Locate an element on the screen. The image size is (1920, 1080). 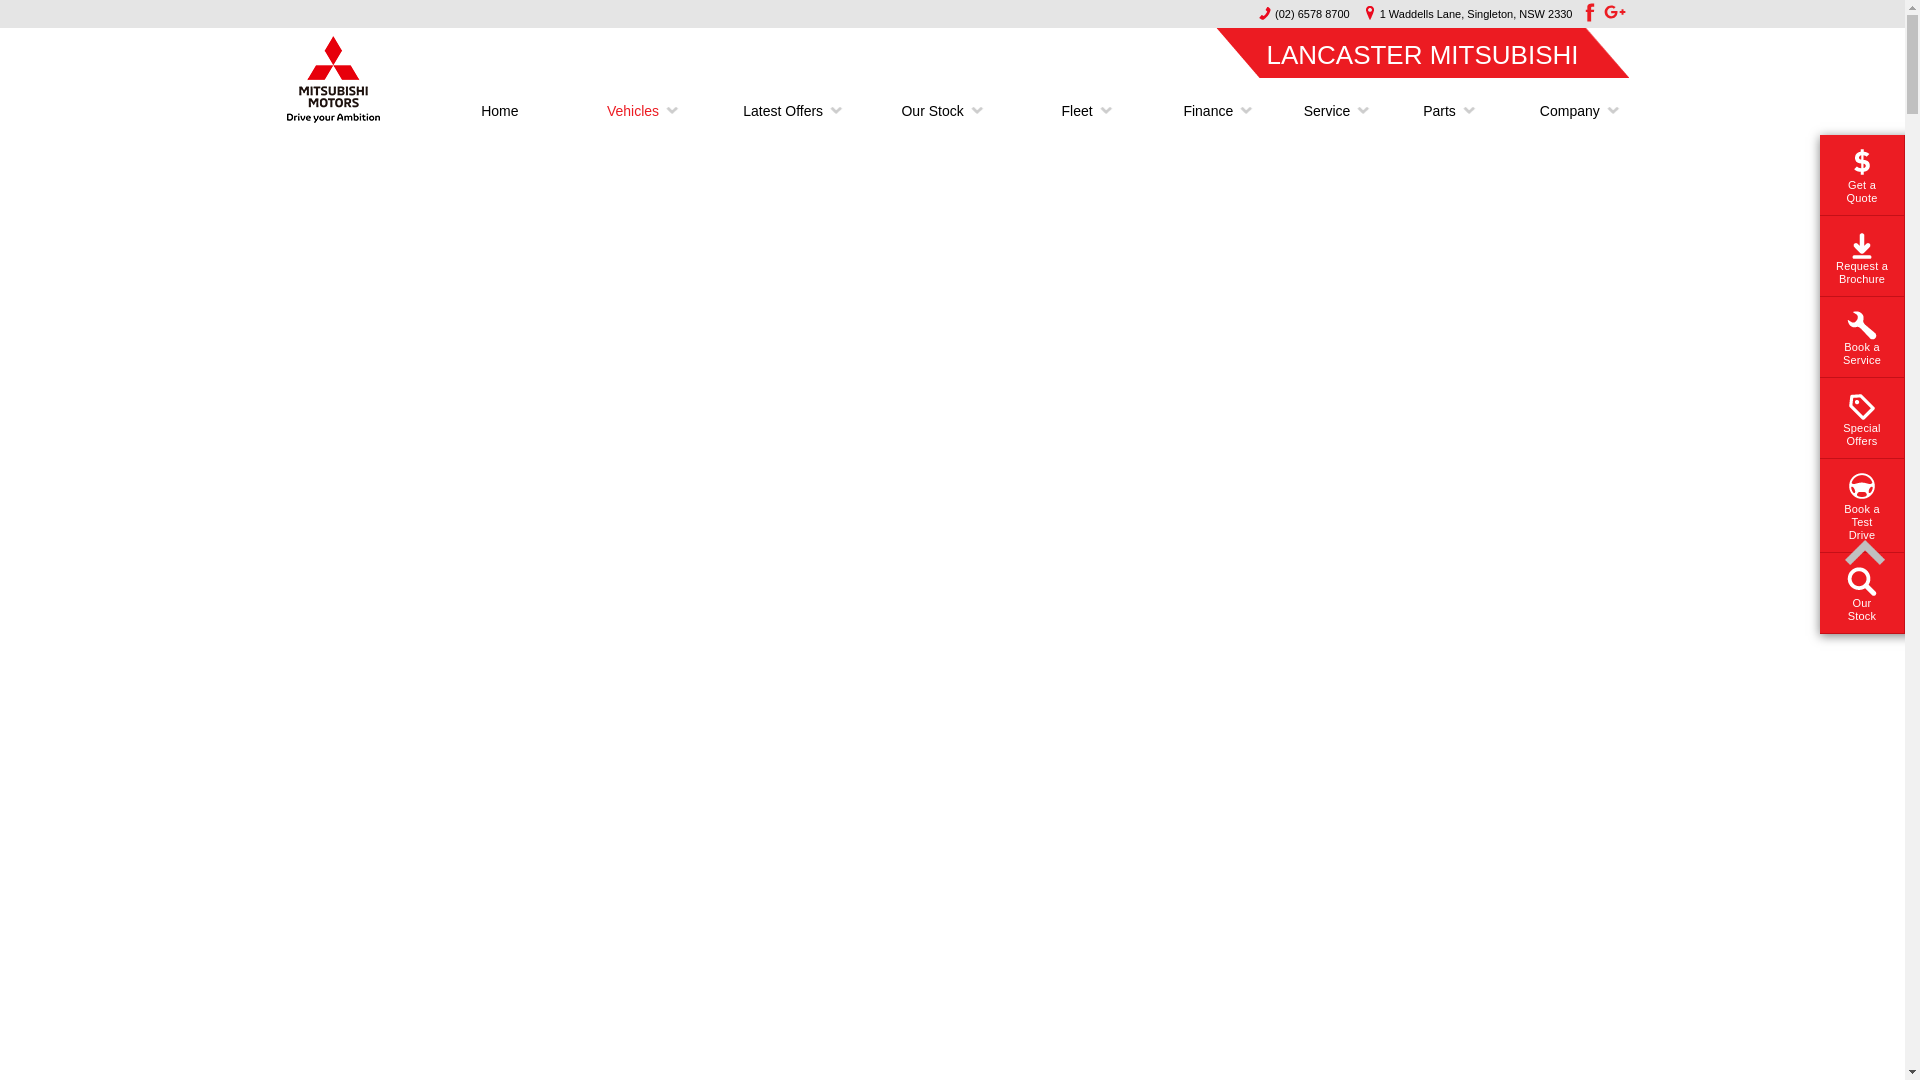
'Company' is located at coordinates (1561, 111).